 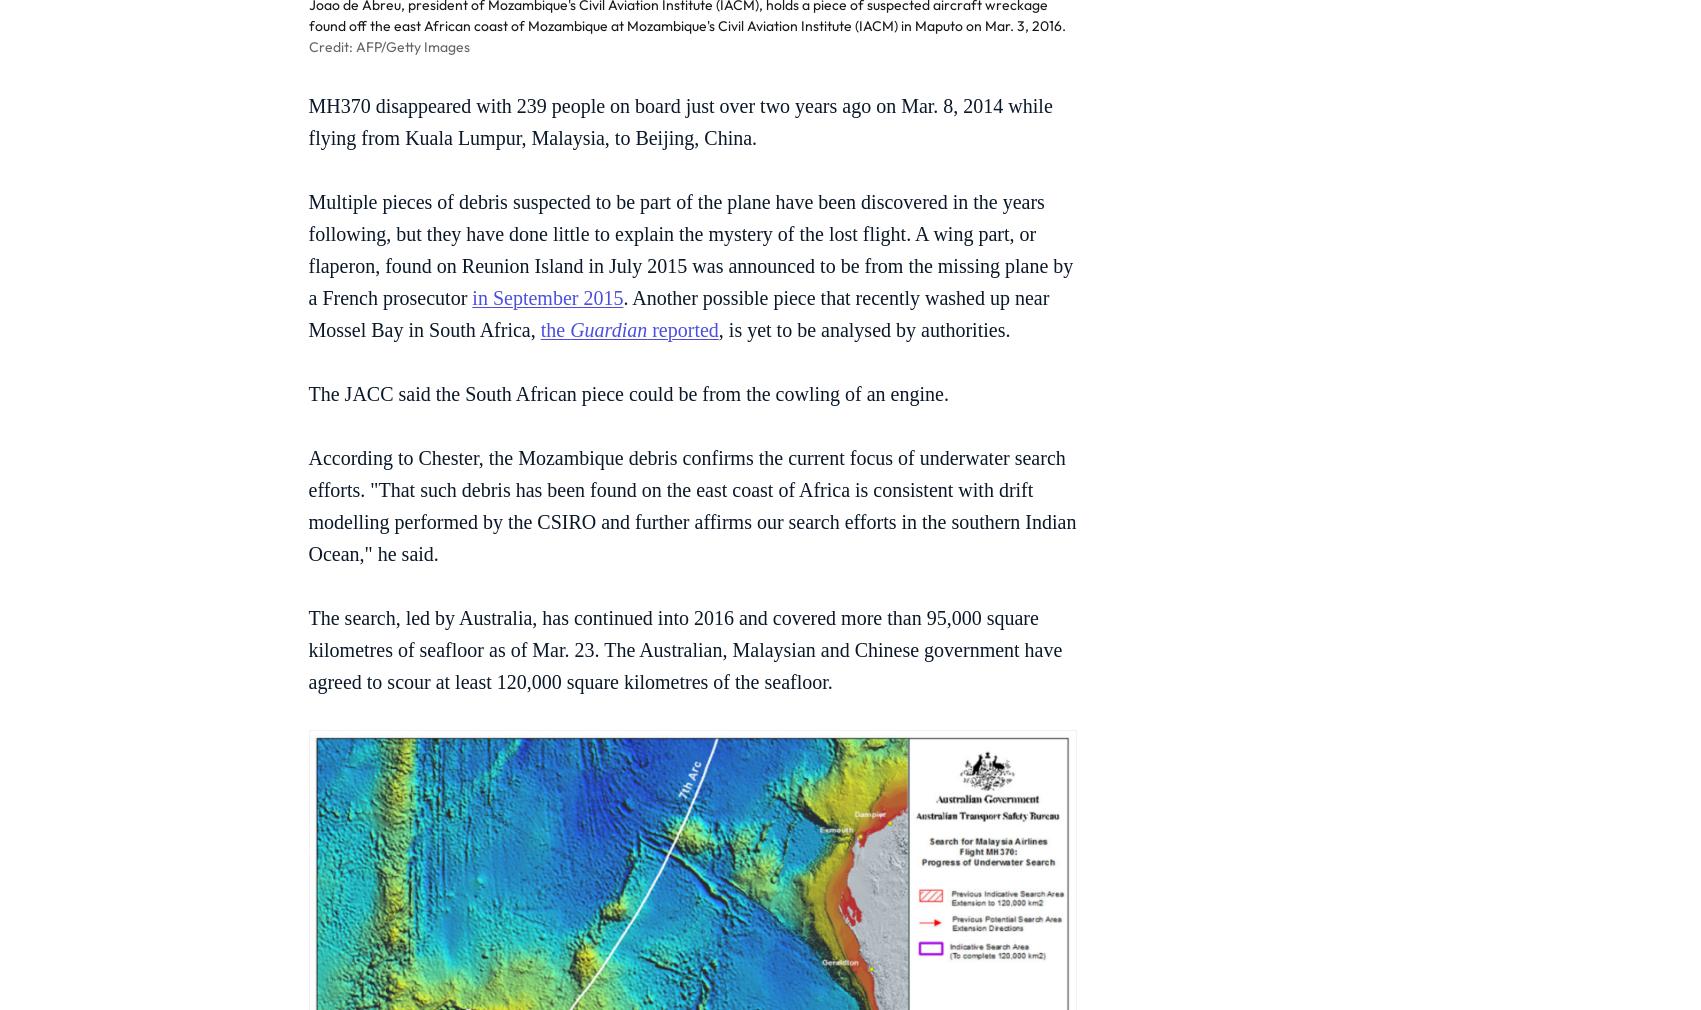 What do you see at coordinates (679, 121) in the screenshot?
I see `'MH370 disappeared with 239 people on board just over two years ago on Mar. 8, 2014 while flying from Kuala Lumpur, Malaysia, to Beijing, China.'` at bounding box center [679, 121].